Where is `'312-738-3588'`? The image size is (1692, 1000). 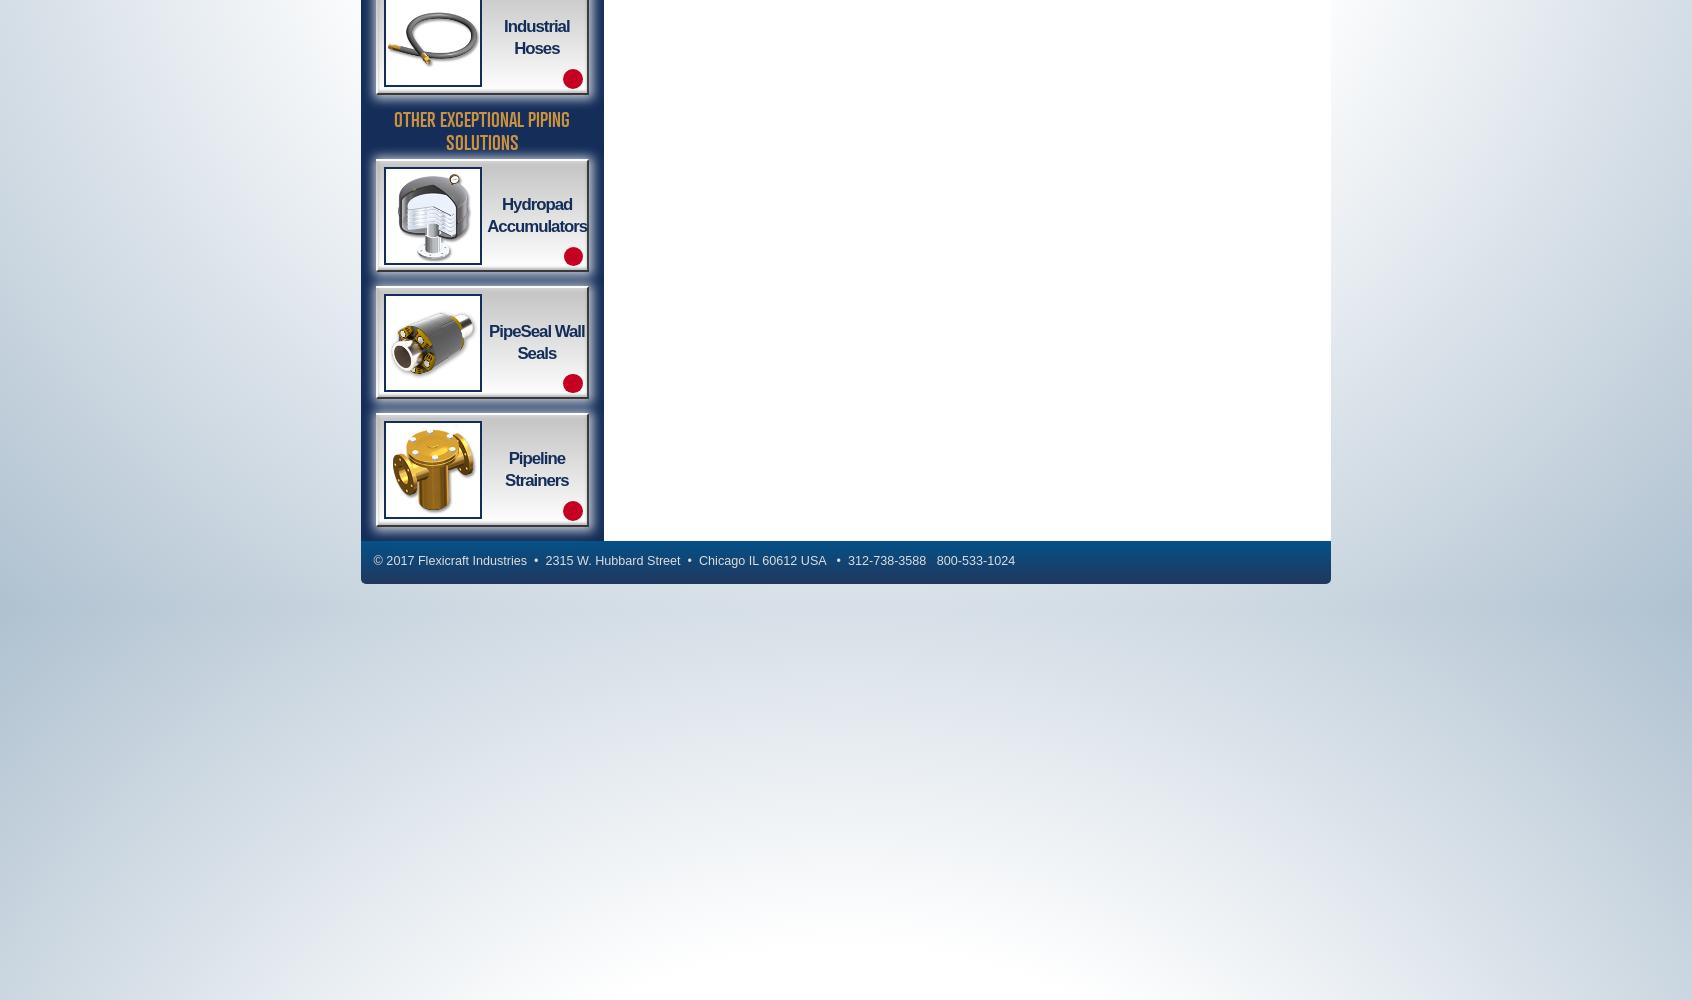 '312-738-3588' is located at coordinates (885, 561).